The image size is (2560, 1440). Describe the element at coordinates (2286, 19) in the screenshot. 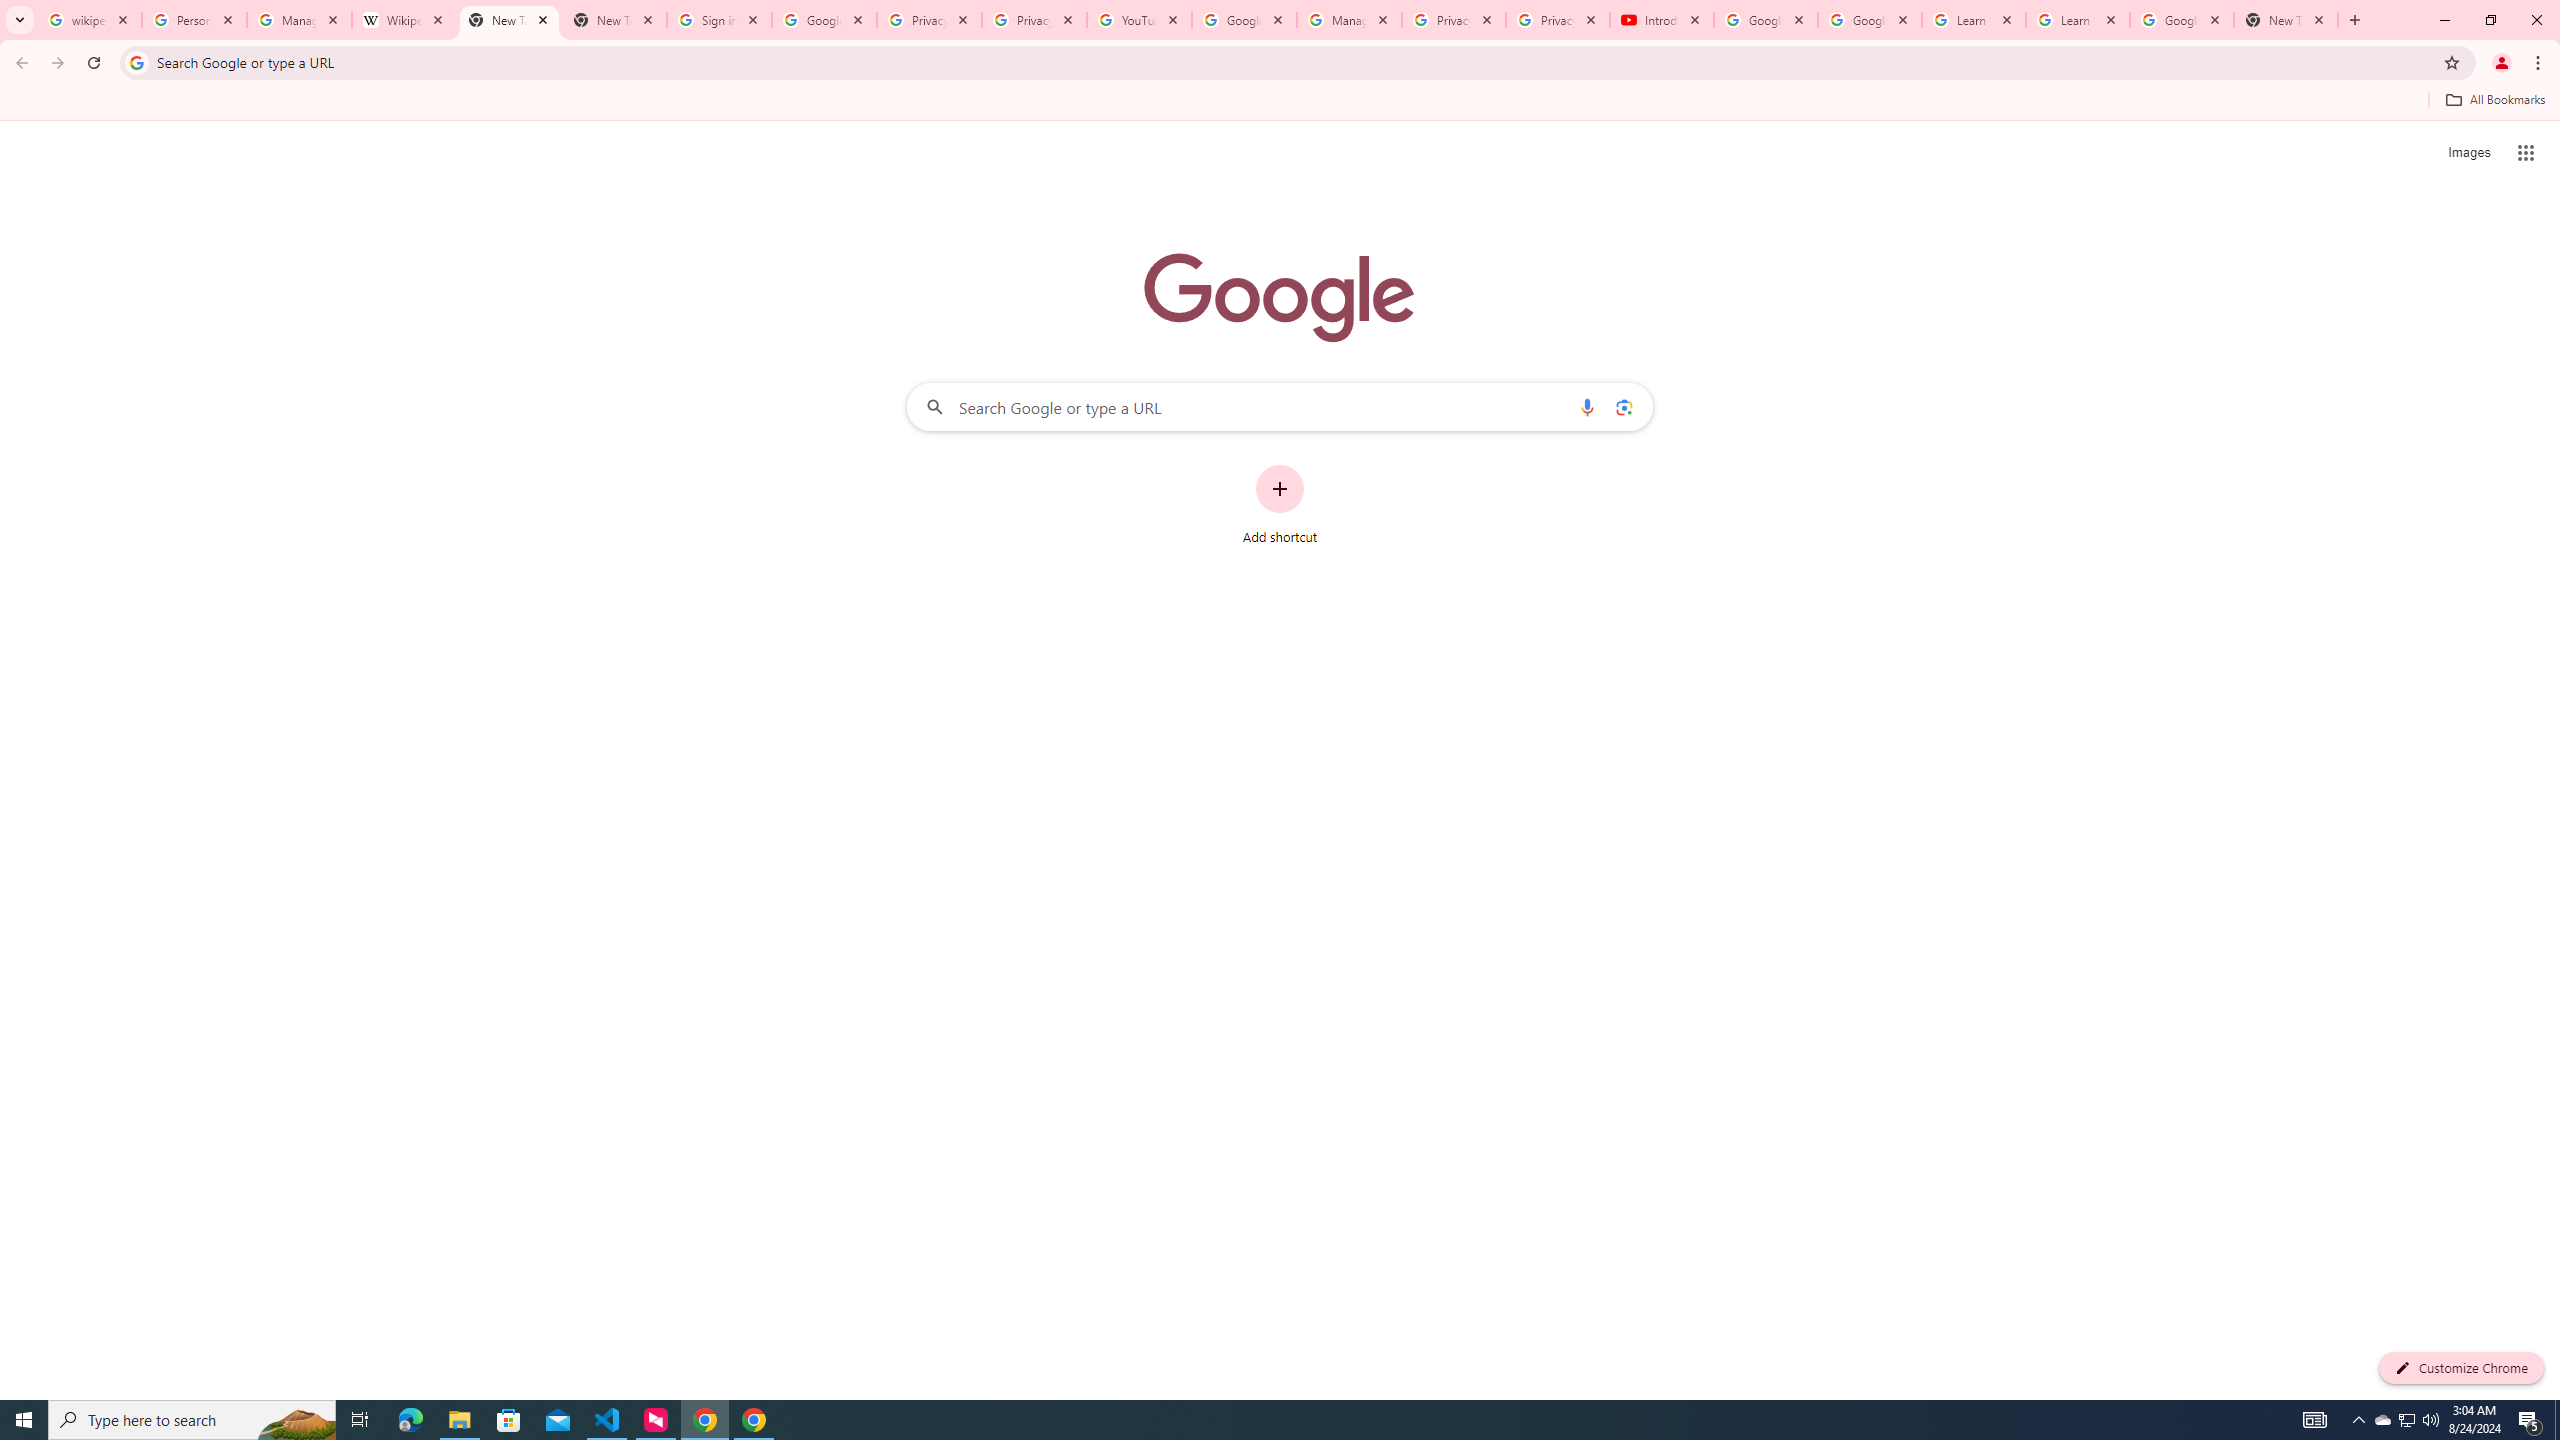

I see `'New Tab'` at that location.